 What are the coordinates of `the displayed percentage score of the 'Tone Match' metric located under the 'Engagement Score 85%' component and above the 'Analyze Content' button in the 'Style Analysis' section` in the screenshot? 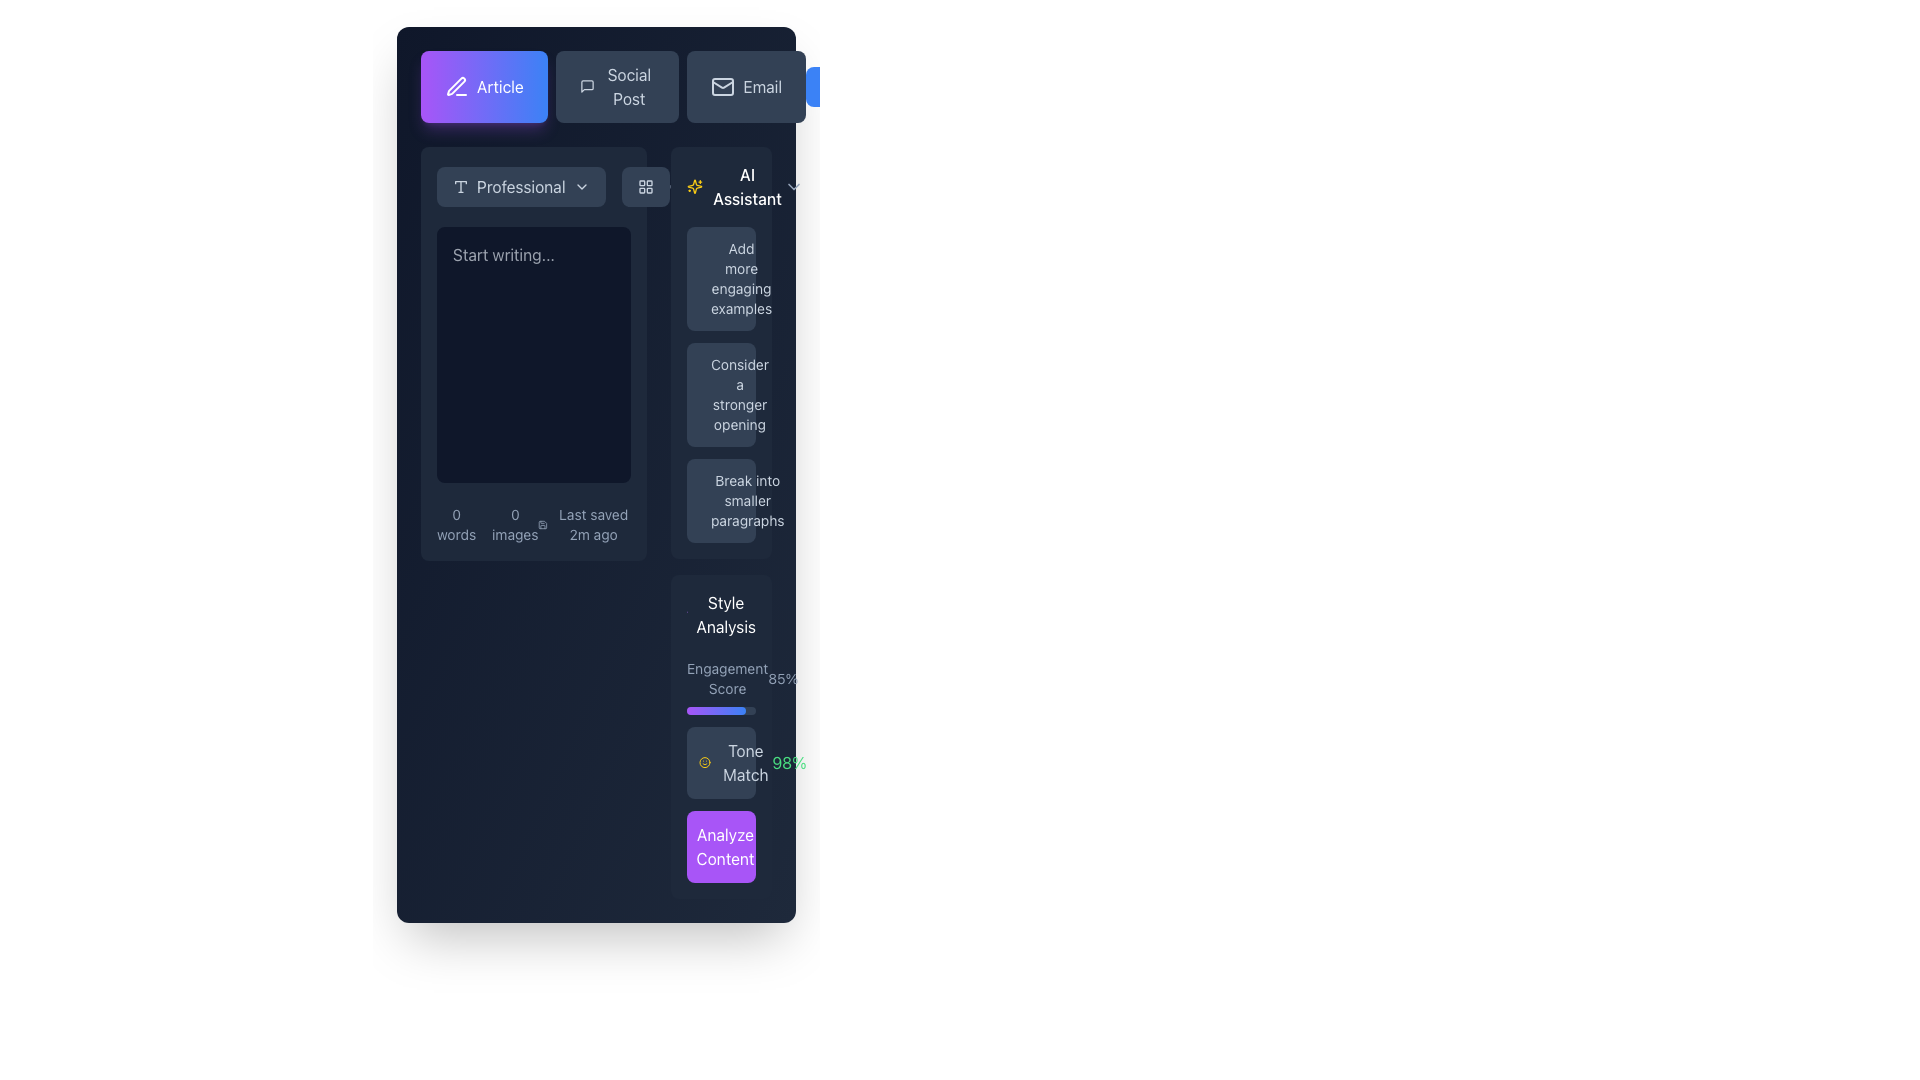 It's located at (720, 763).